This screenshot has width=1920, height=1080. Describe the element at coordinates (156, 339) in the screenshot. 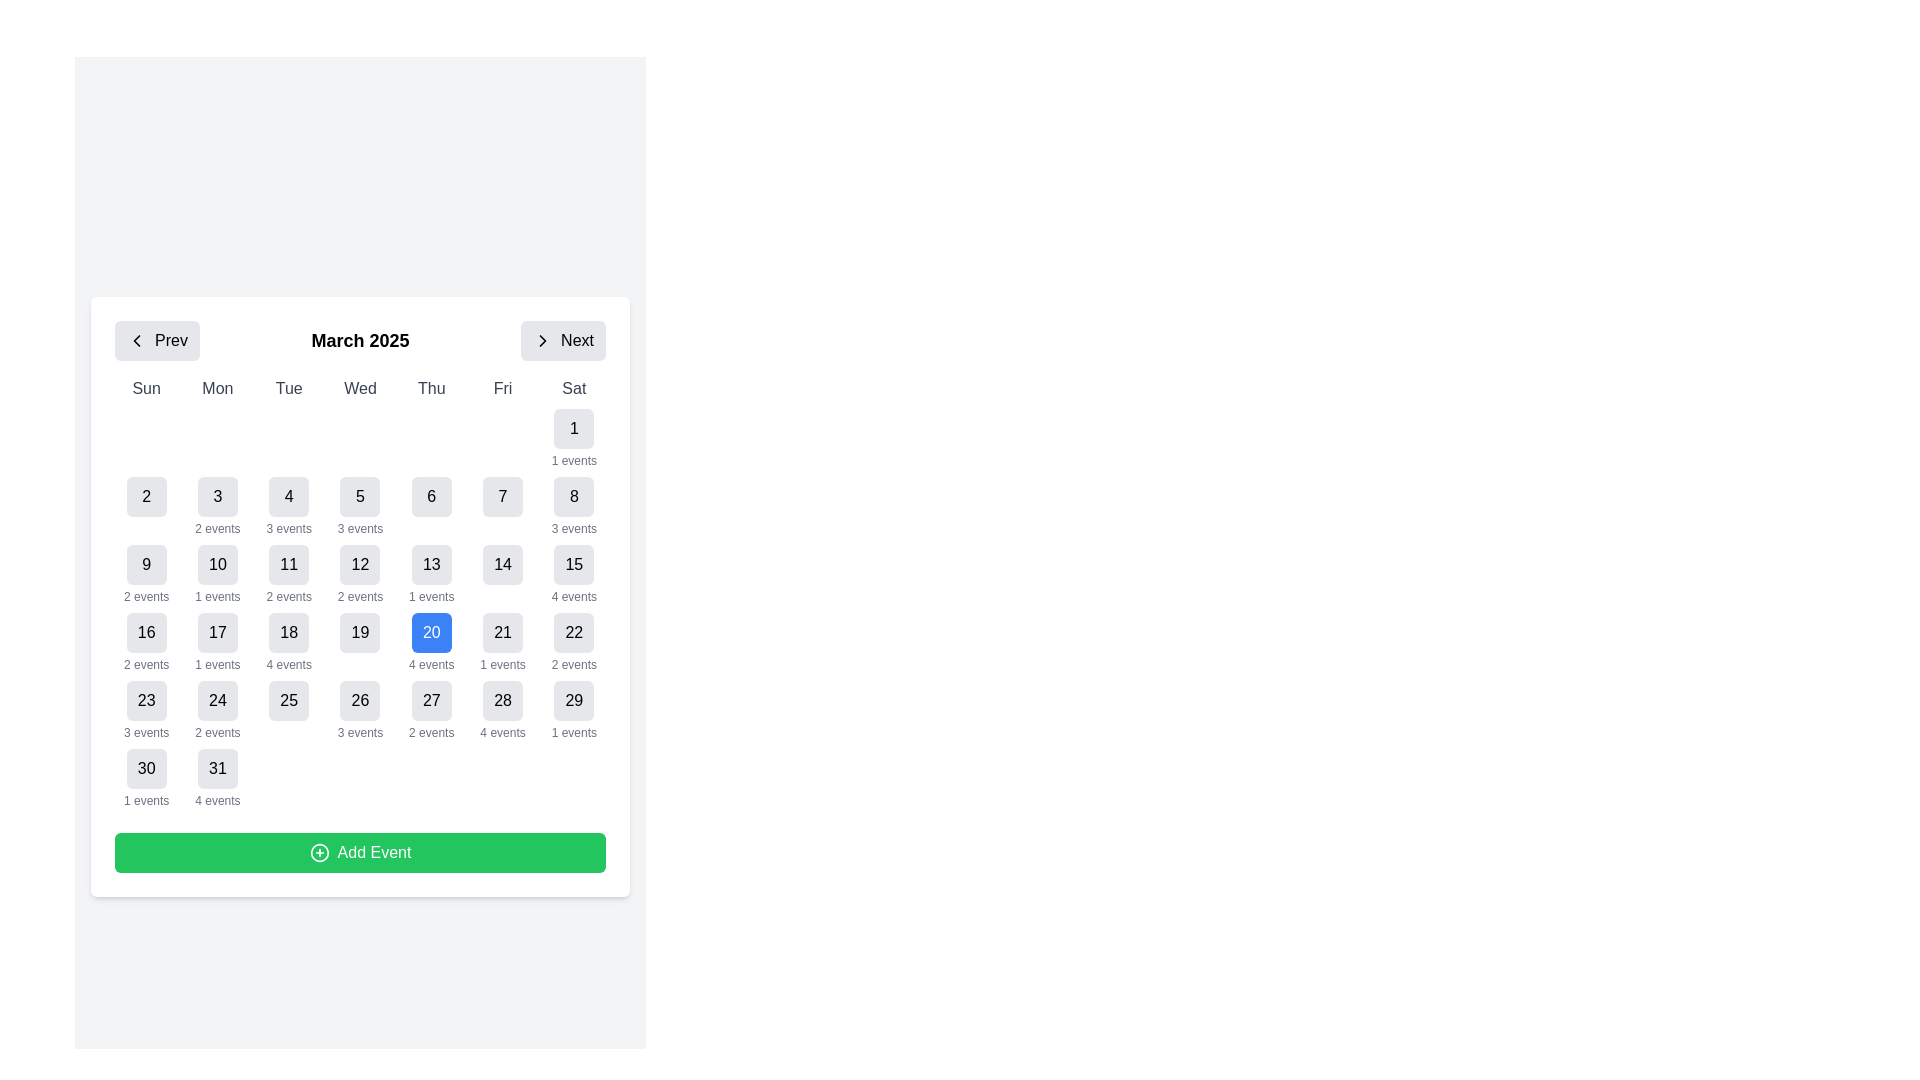

I see `the navigation button located at the top left of the calendar header section` at that location.